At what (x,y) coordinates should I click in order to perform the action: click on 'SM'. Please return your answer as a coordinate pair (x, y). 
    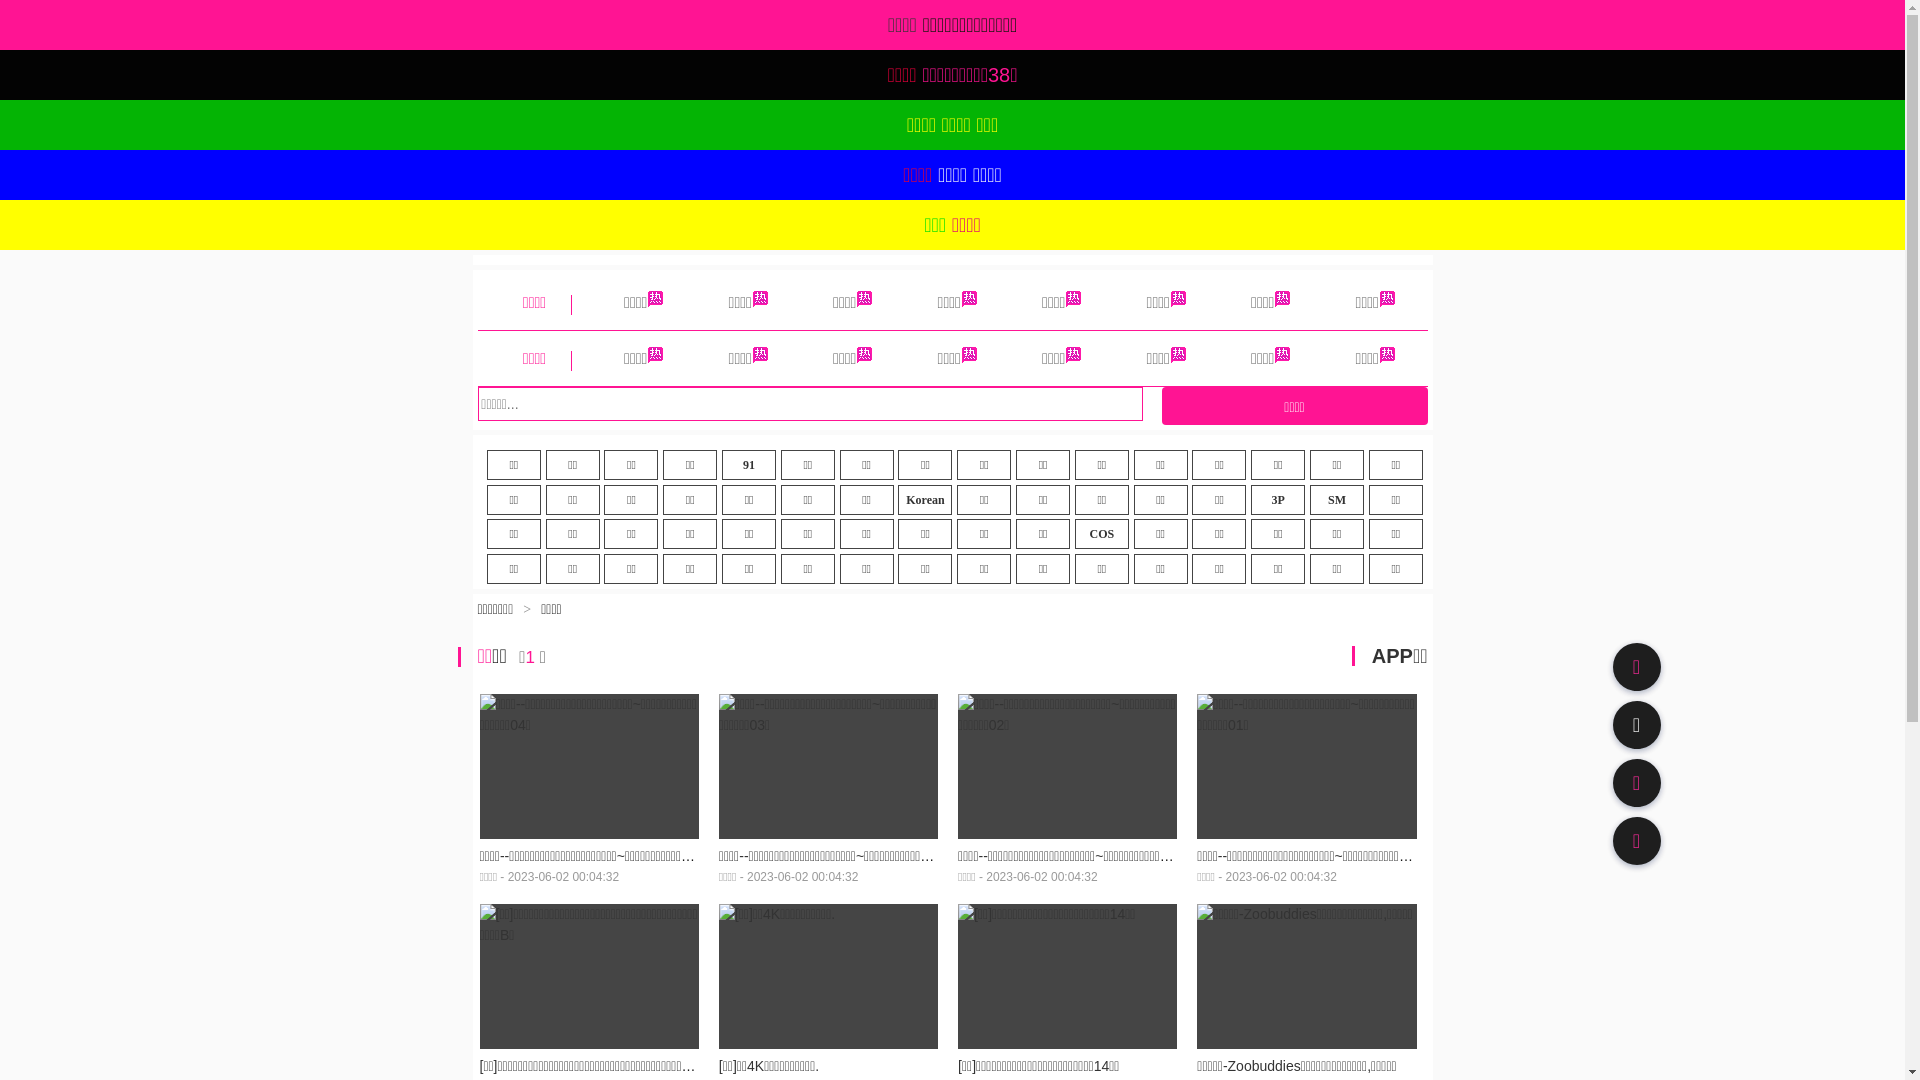
    Looking at the image, I should click on (1337, 499).